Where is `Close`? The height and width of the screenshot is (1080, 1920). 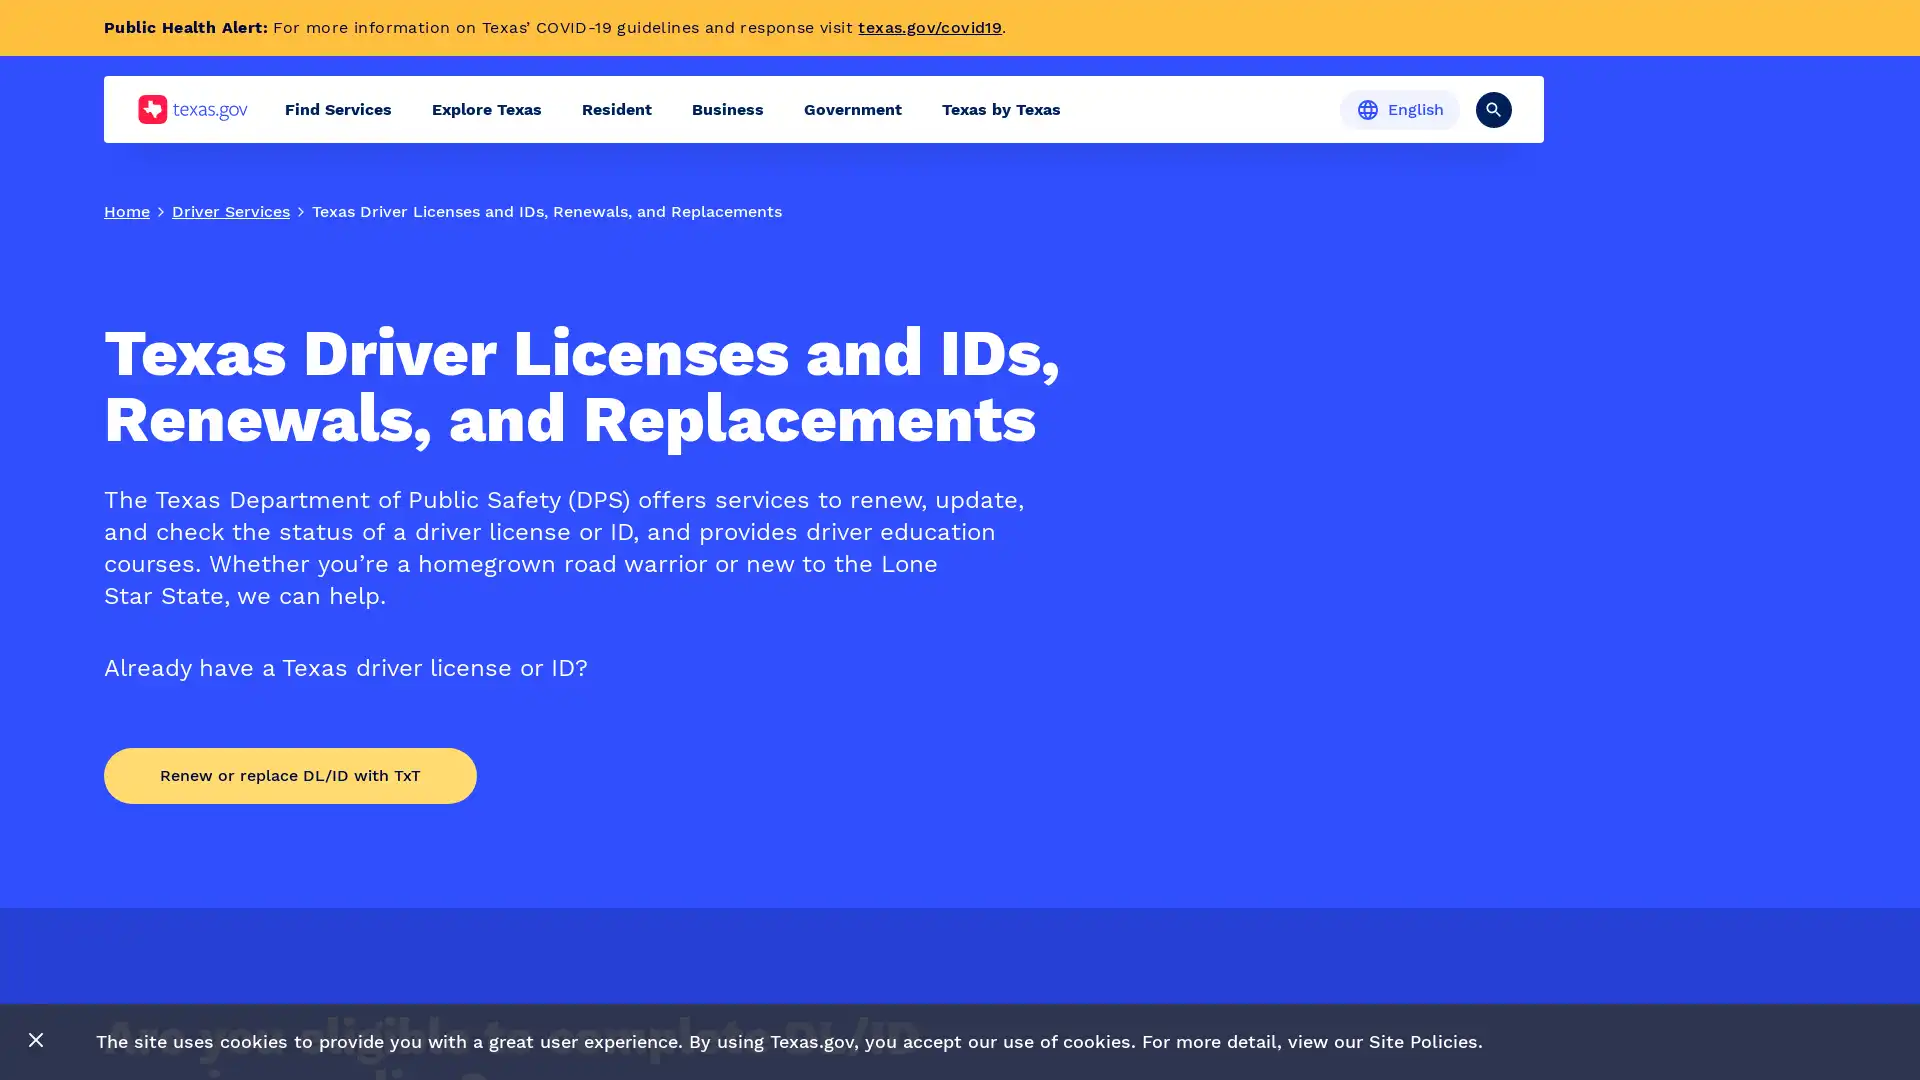
Close is located at coordinates (36, 1040).